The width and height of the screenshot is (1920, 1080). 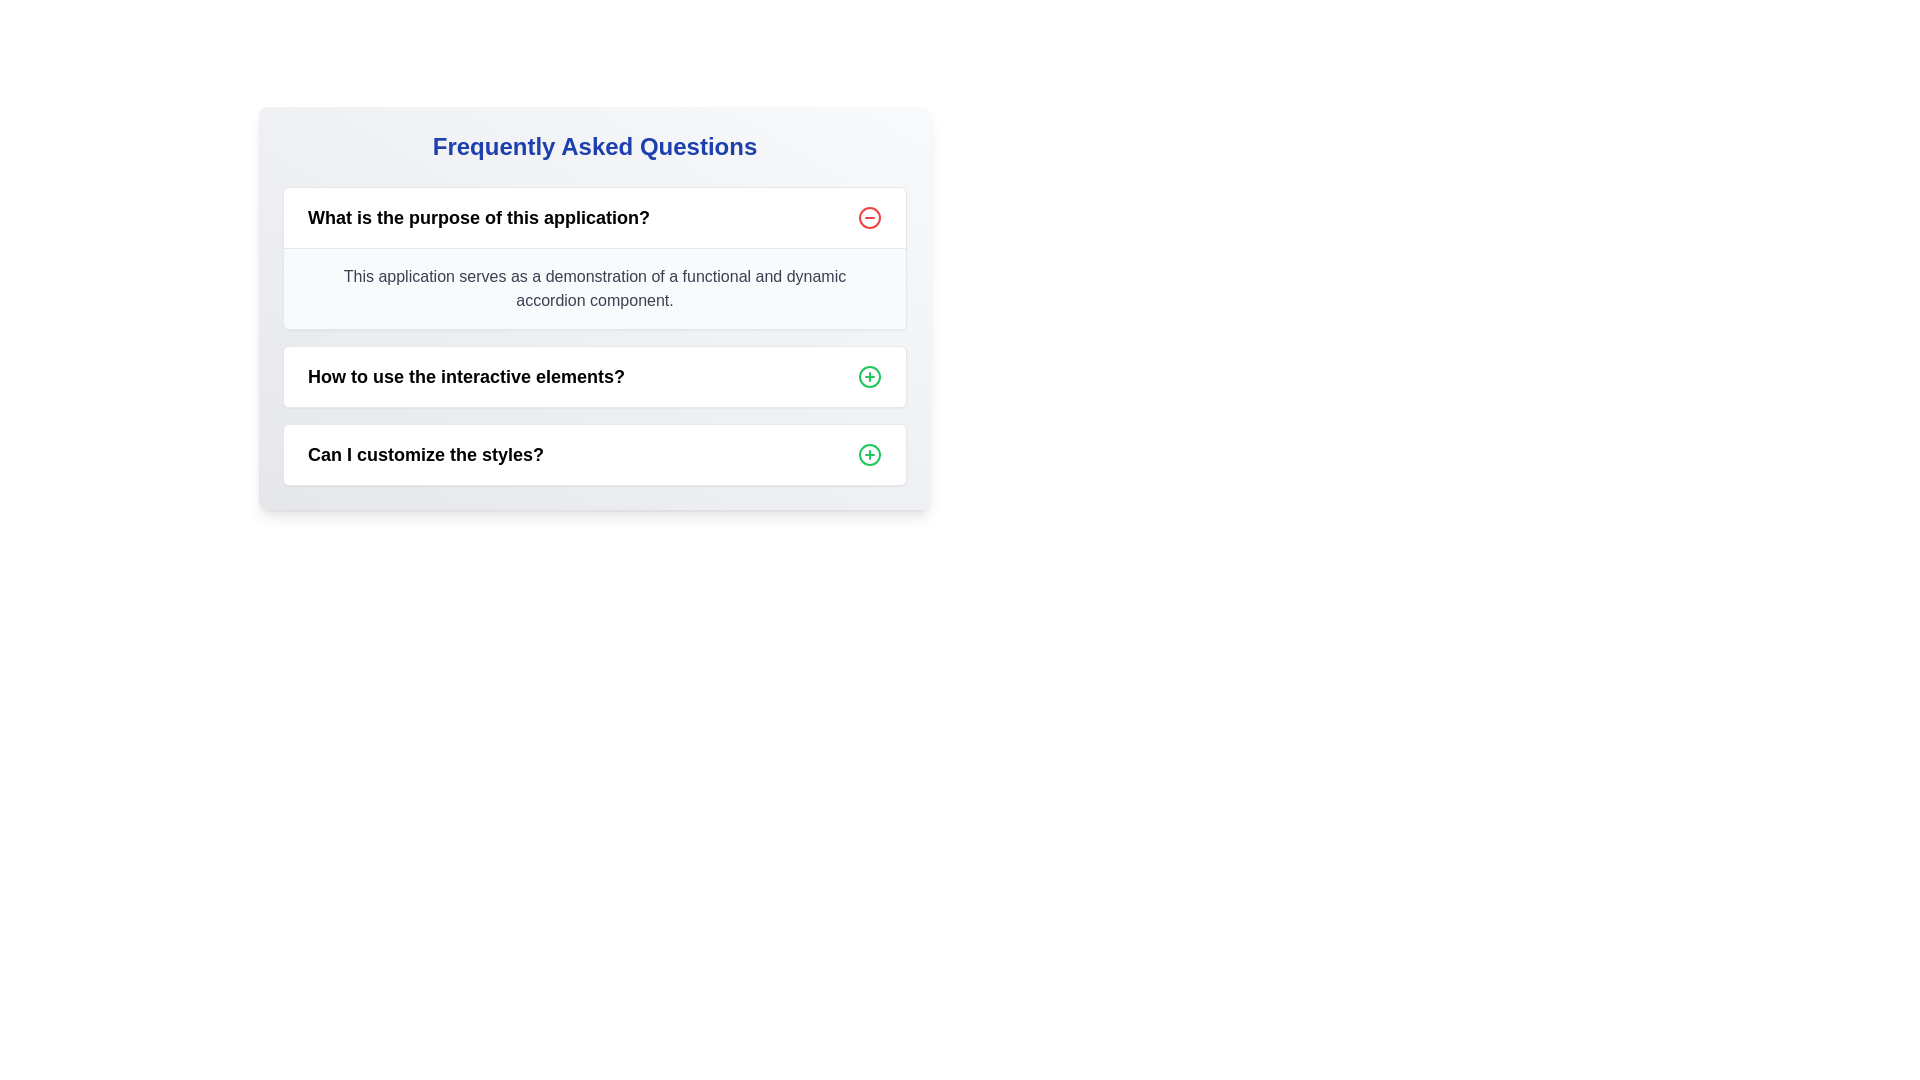 What do you see at coordinates (425, 455) in the screenshot?
I see `the text element that presents a question or label related to styles customization options` at bounding box center [425, 455].